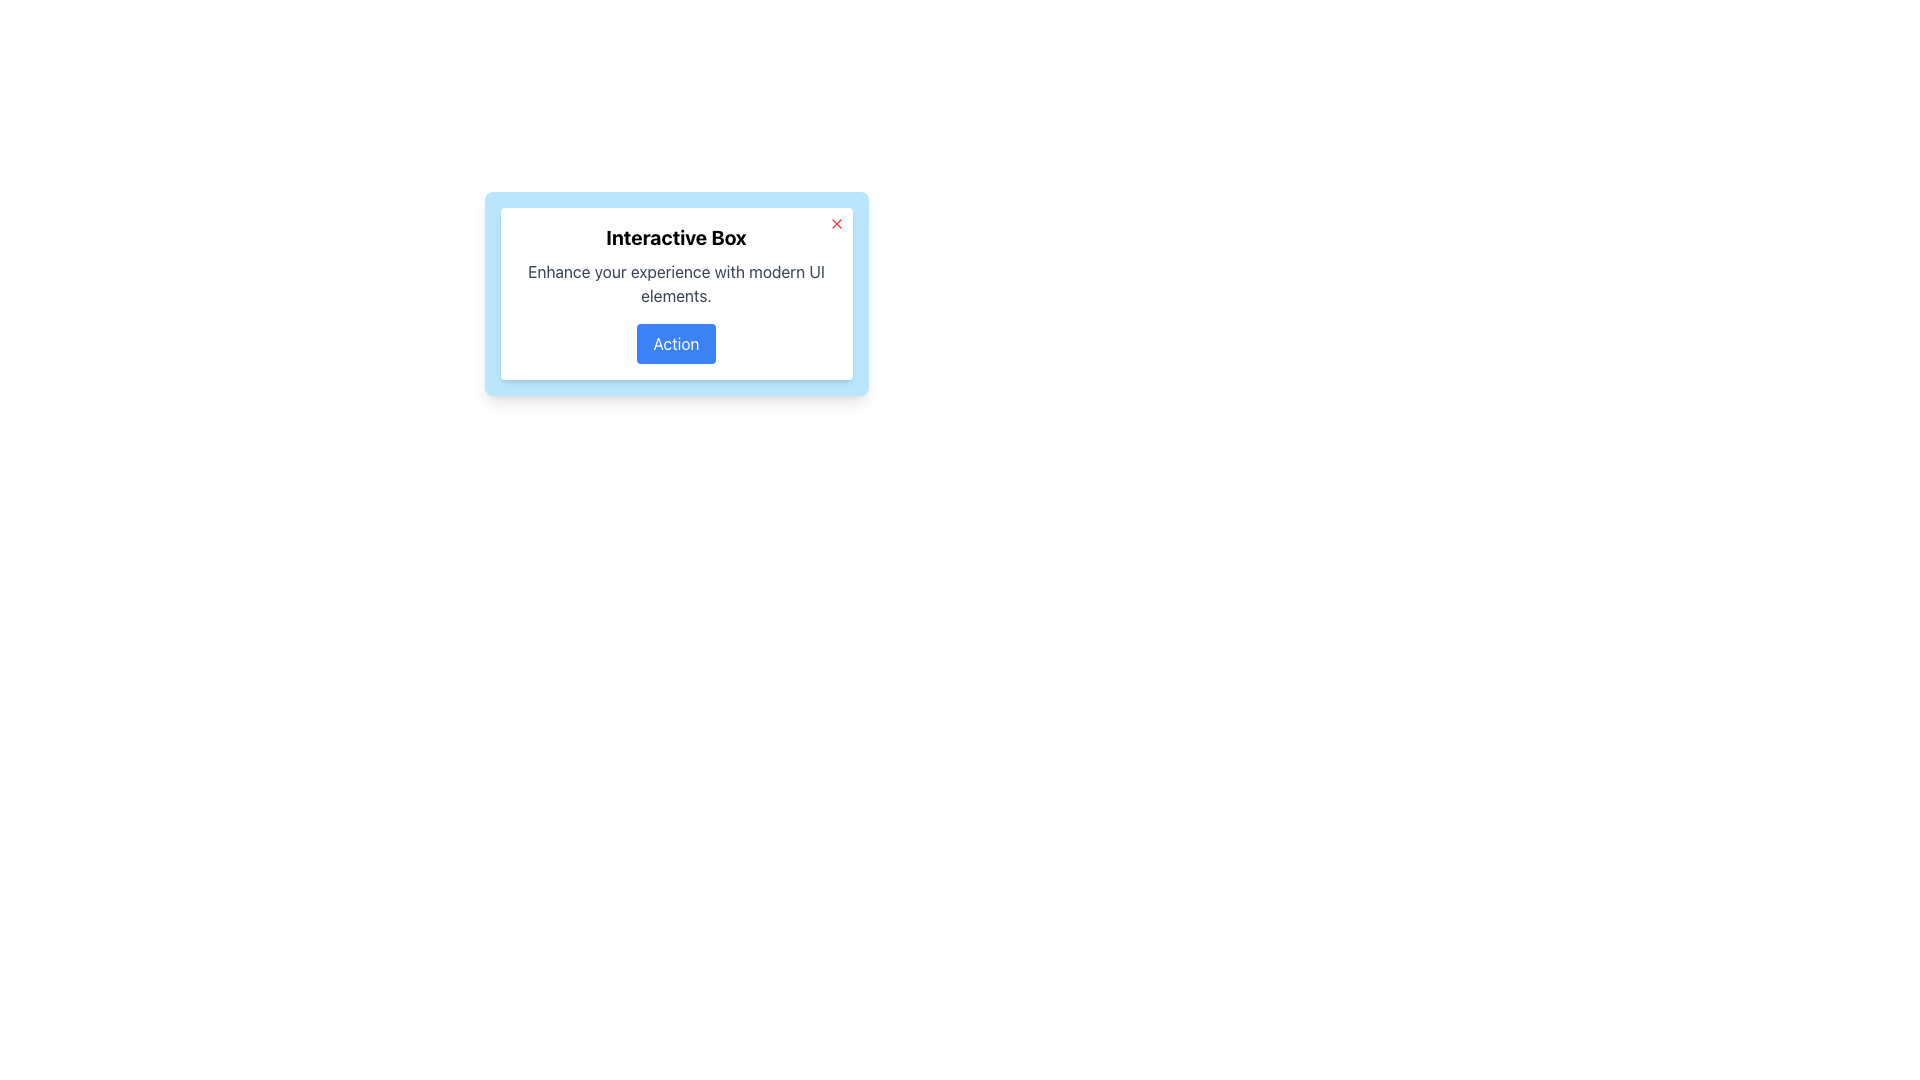 This screenshot has width=1920, height=1080. What do you see at coordinates (676, 342) in the screenshot?
I see `the button located at the bottom-center of the 'Interactive Box' modal, which has descriptive text above it stating 'Enhance your experience with modern UI elements.'` at bounding box center [676, 342].